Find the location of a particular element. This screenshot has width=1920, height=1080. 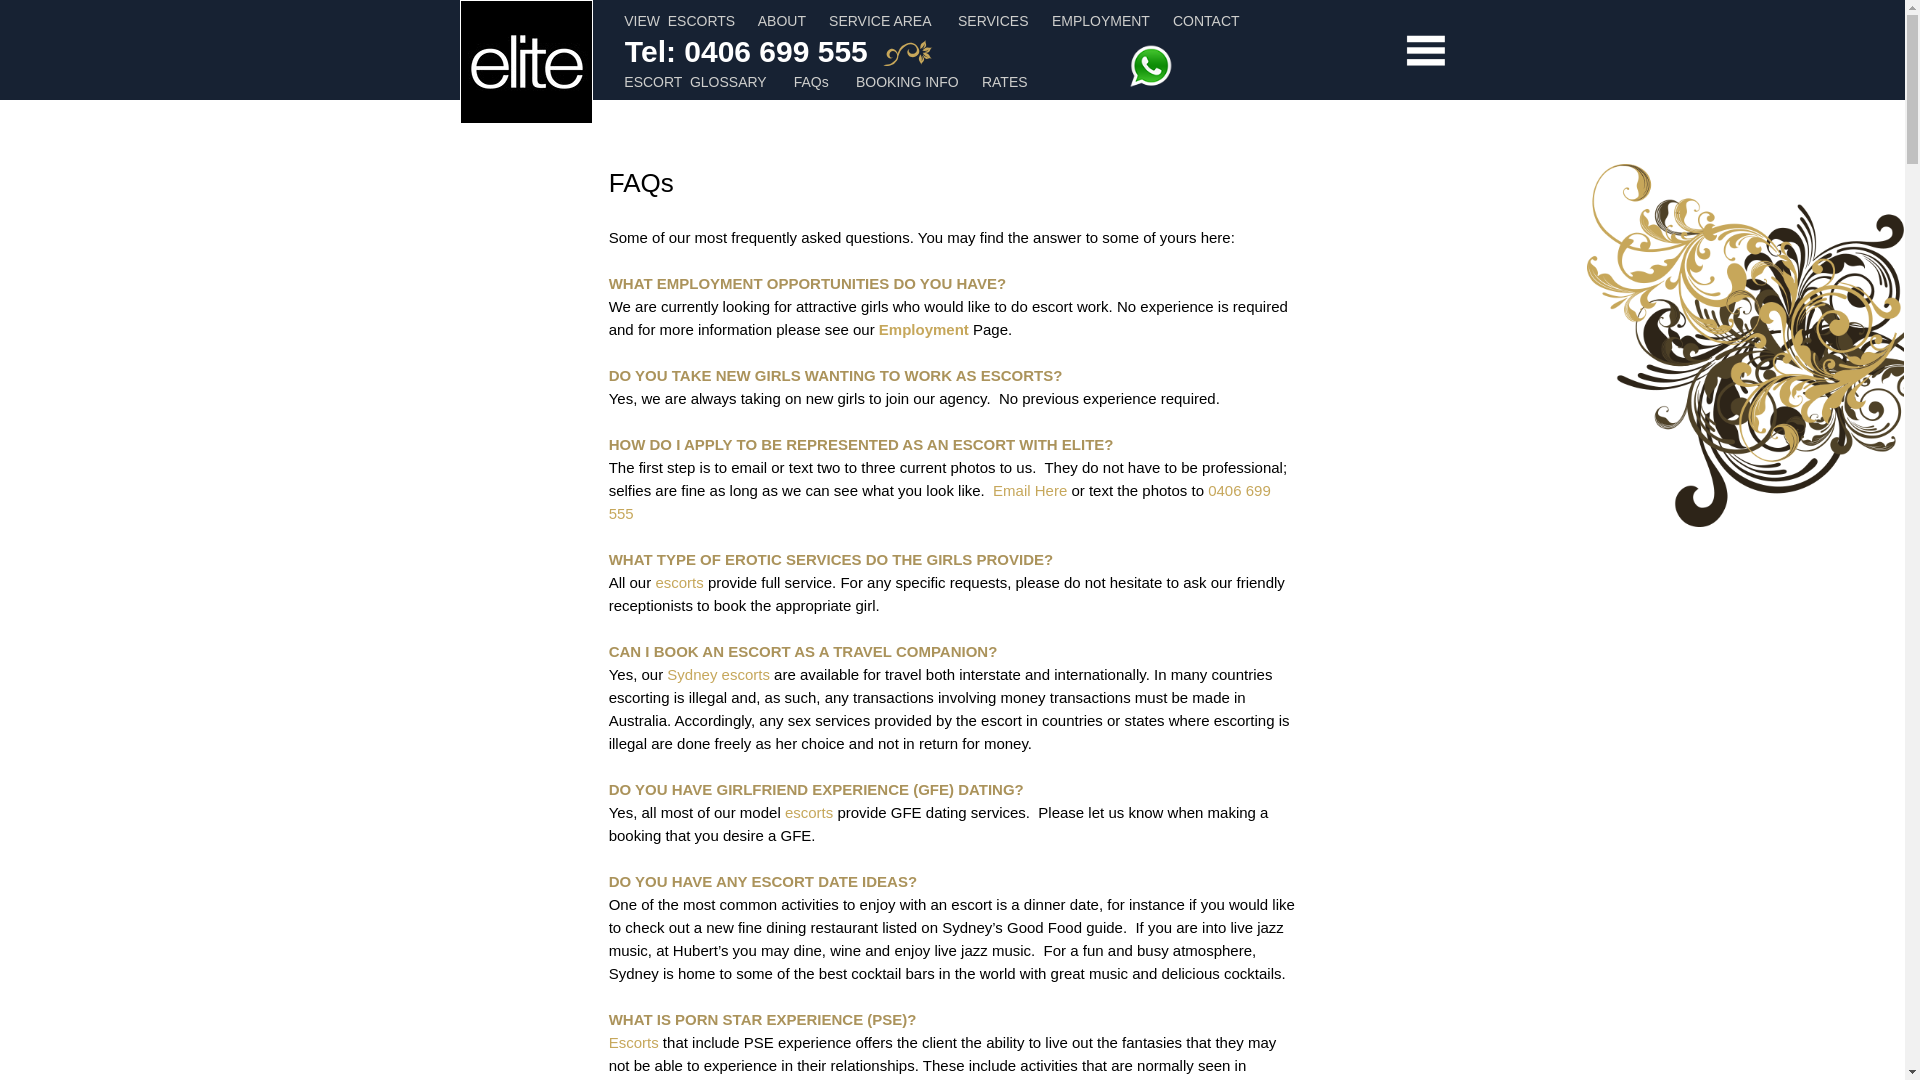

'Sydney escorts' is located at coordinates (718, 674).